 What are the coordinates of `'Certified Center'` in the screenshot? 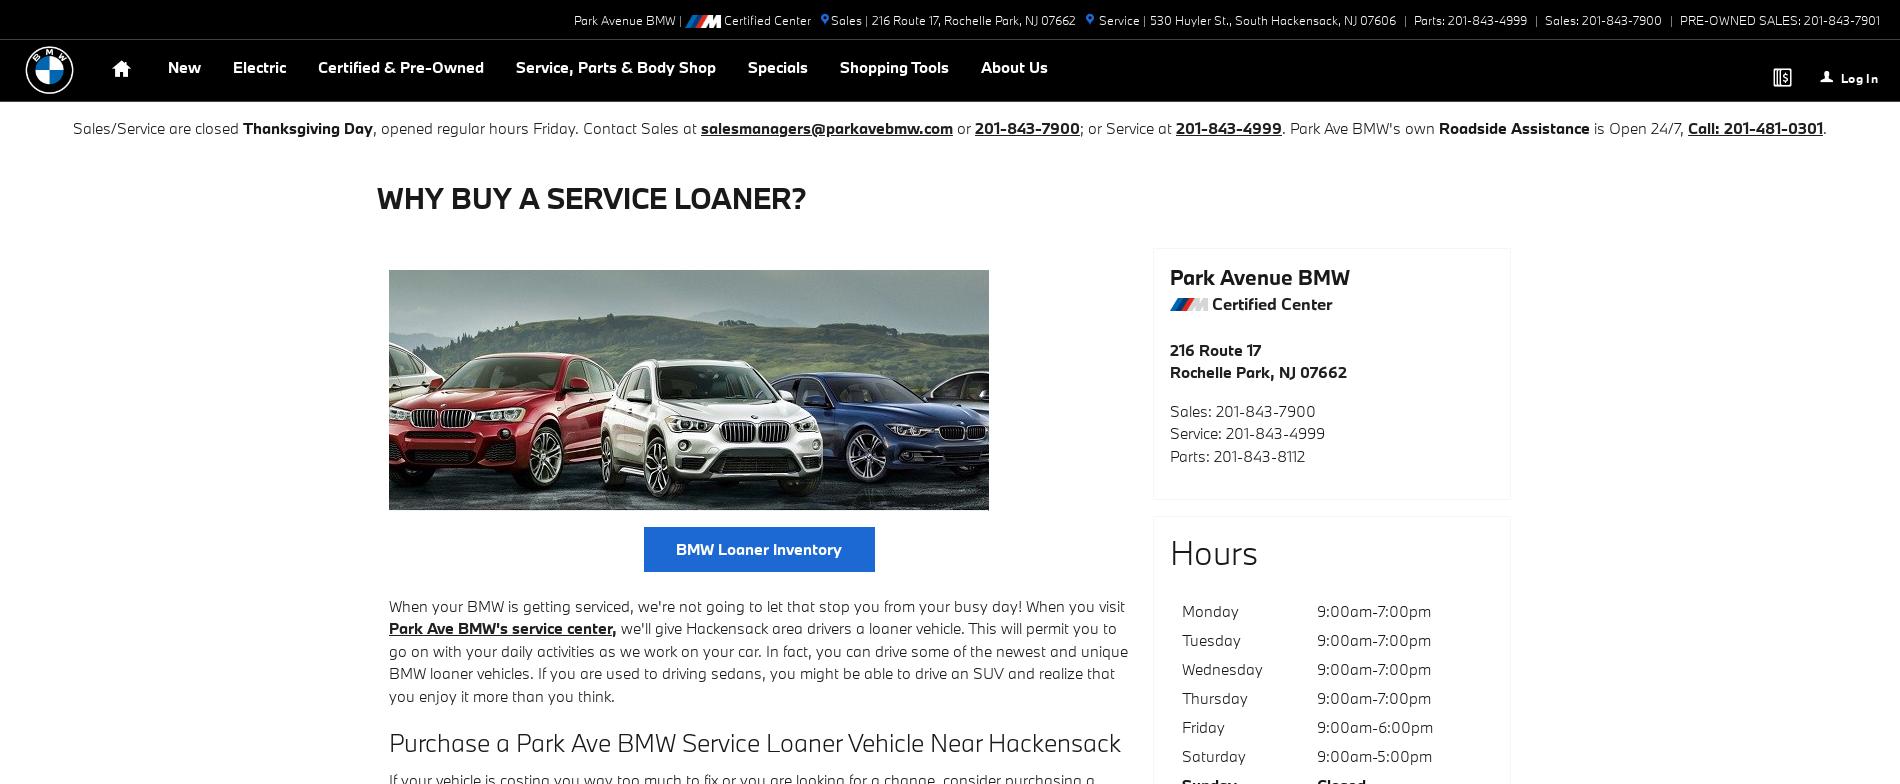 It's located at (765, 19).